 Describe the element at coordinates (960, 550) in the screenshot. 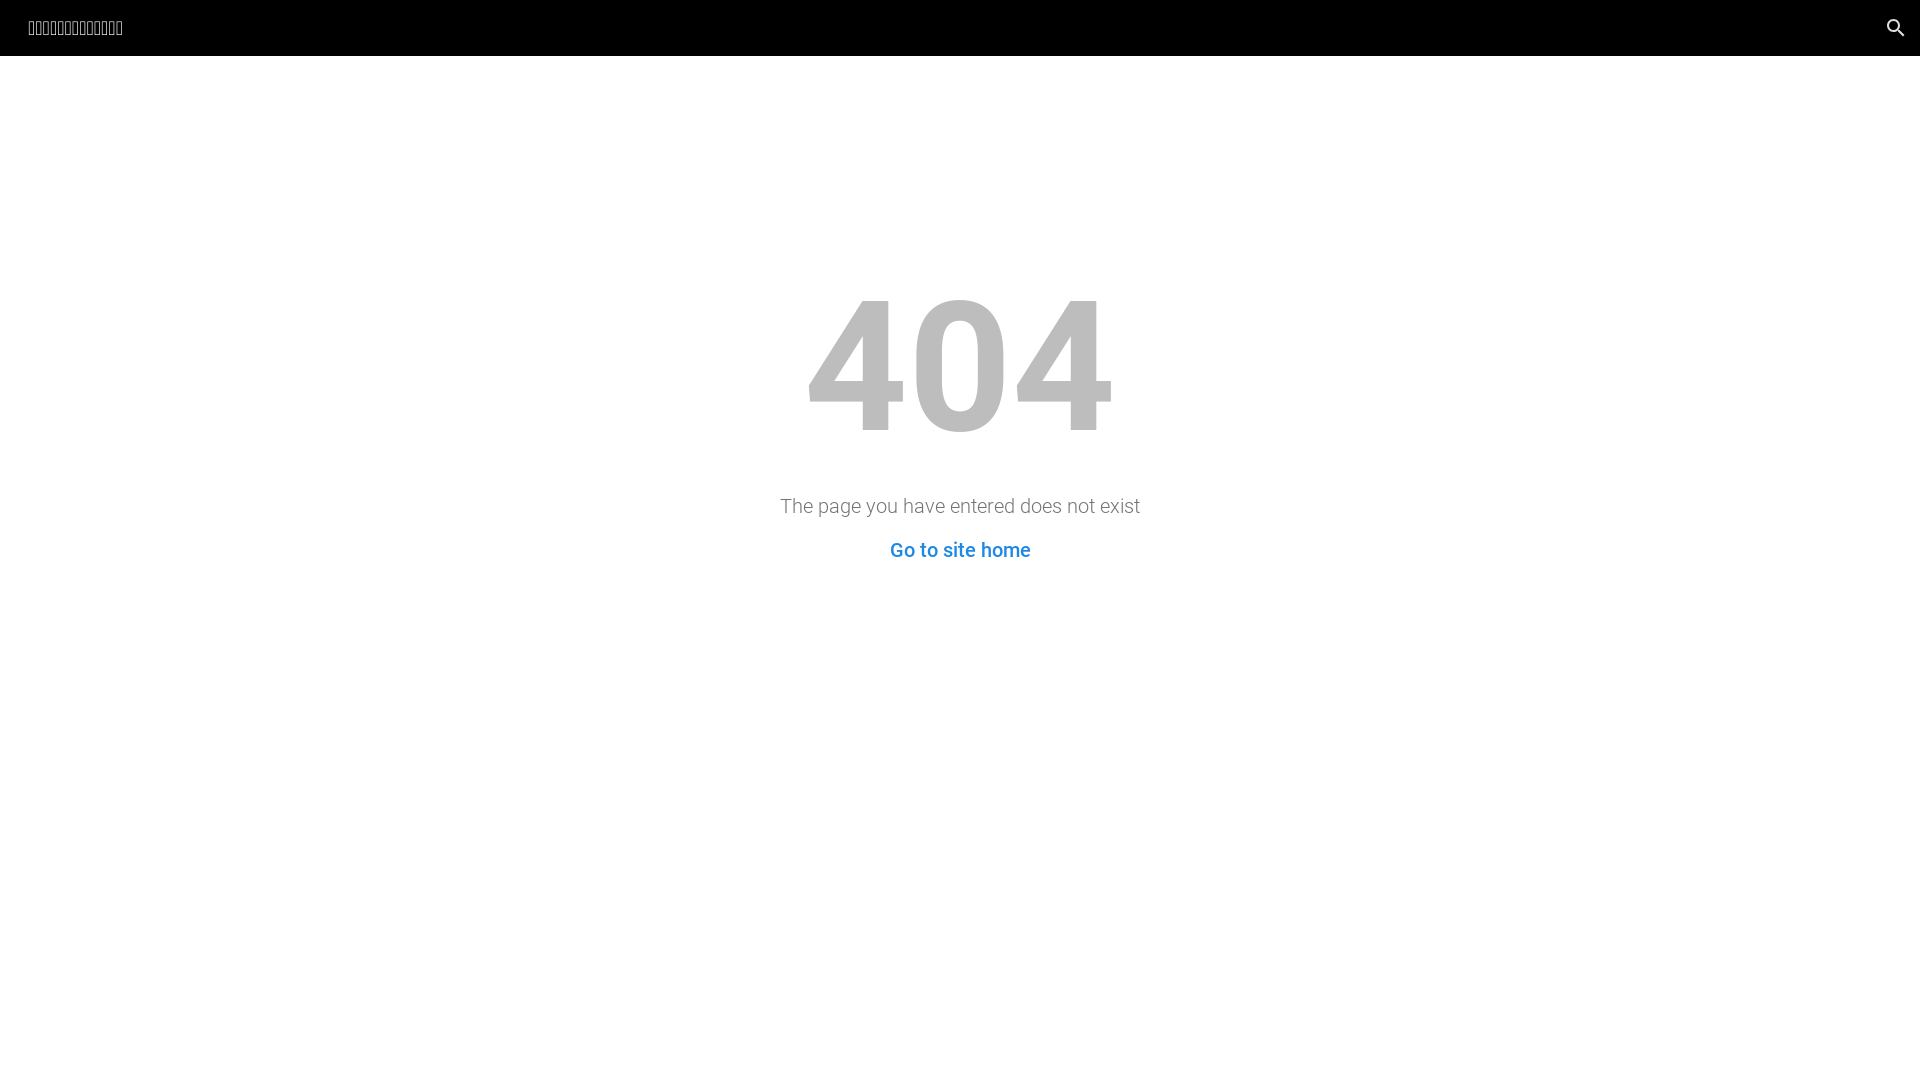

I see `'Go to site home'` at that location.